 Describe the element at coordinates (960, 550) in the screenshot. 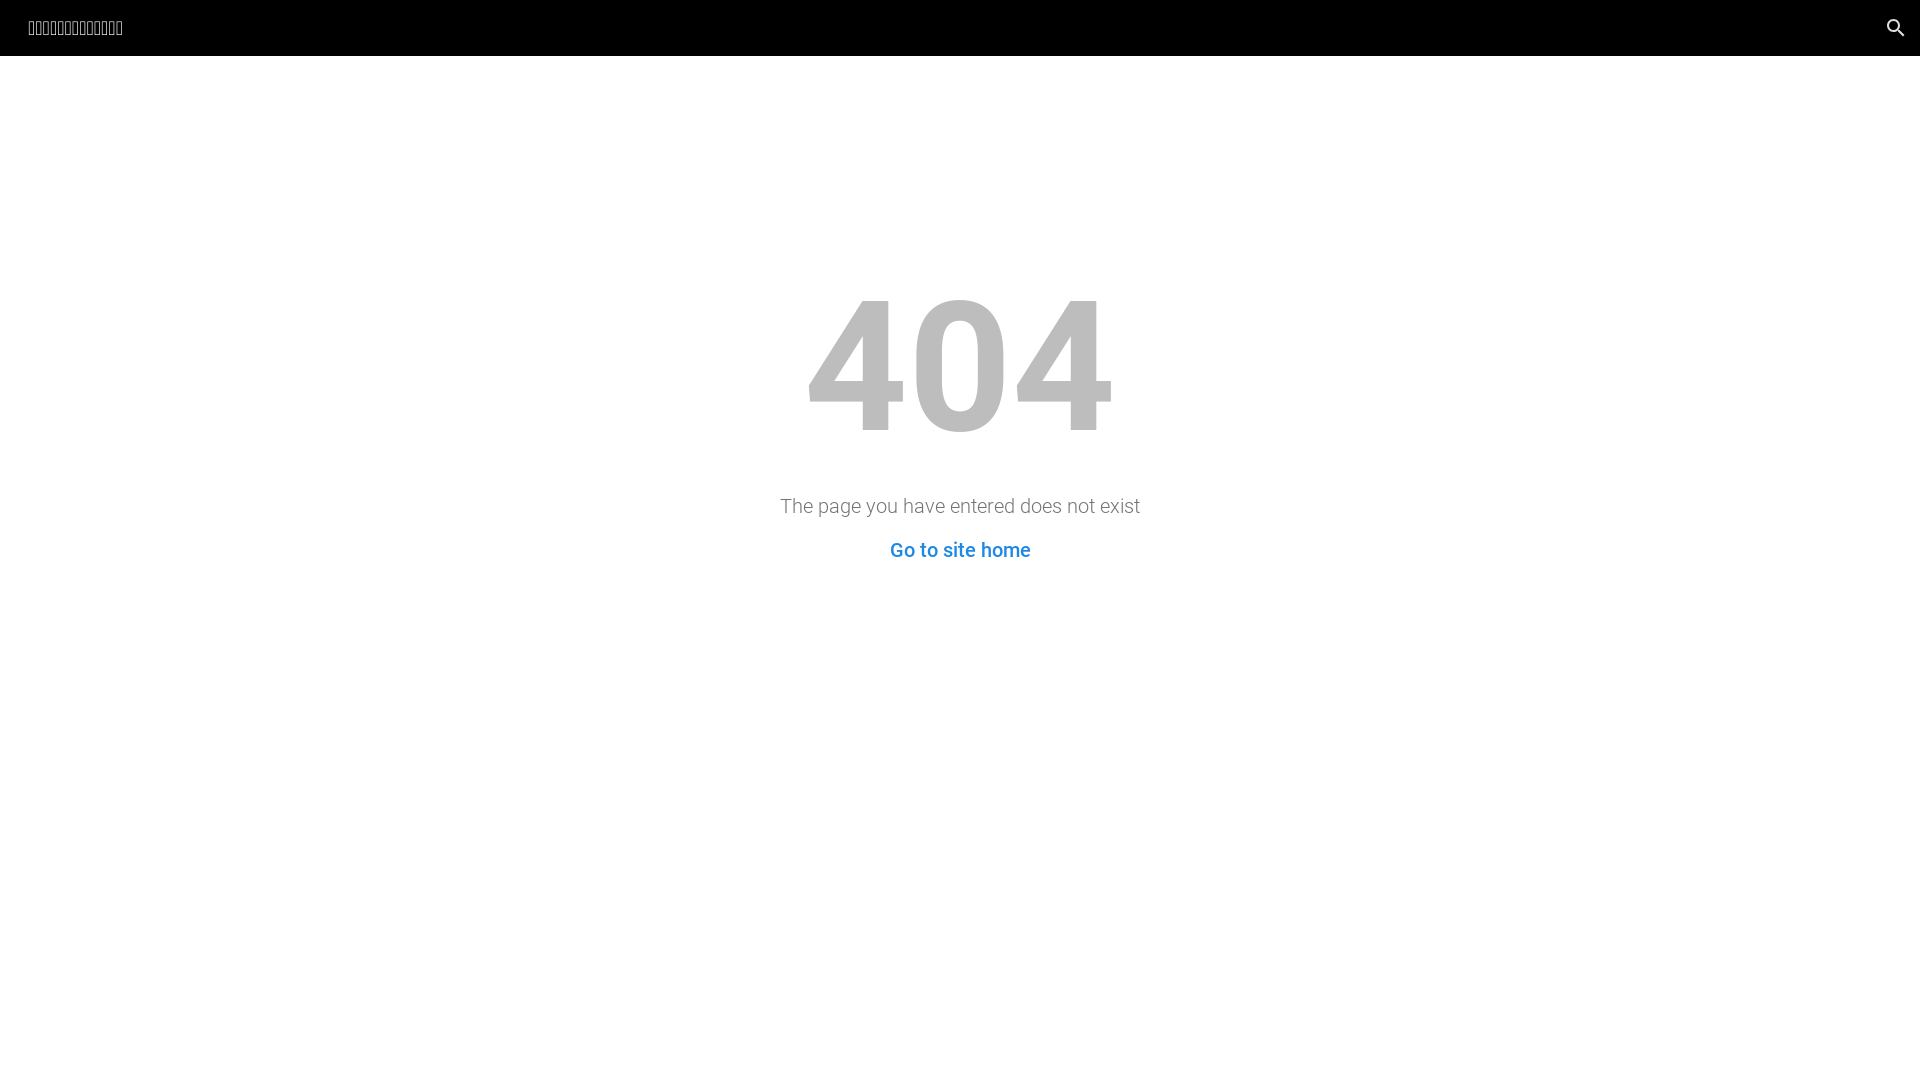

I see `'Go to site home'` at that location.